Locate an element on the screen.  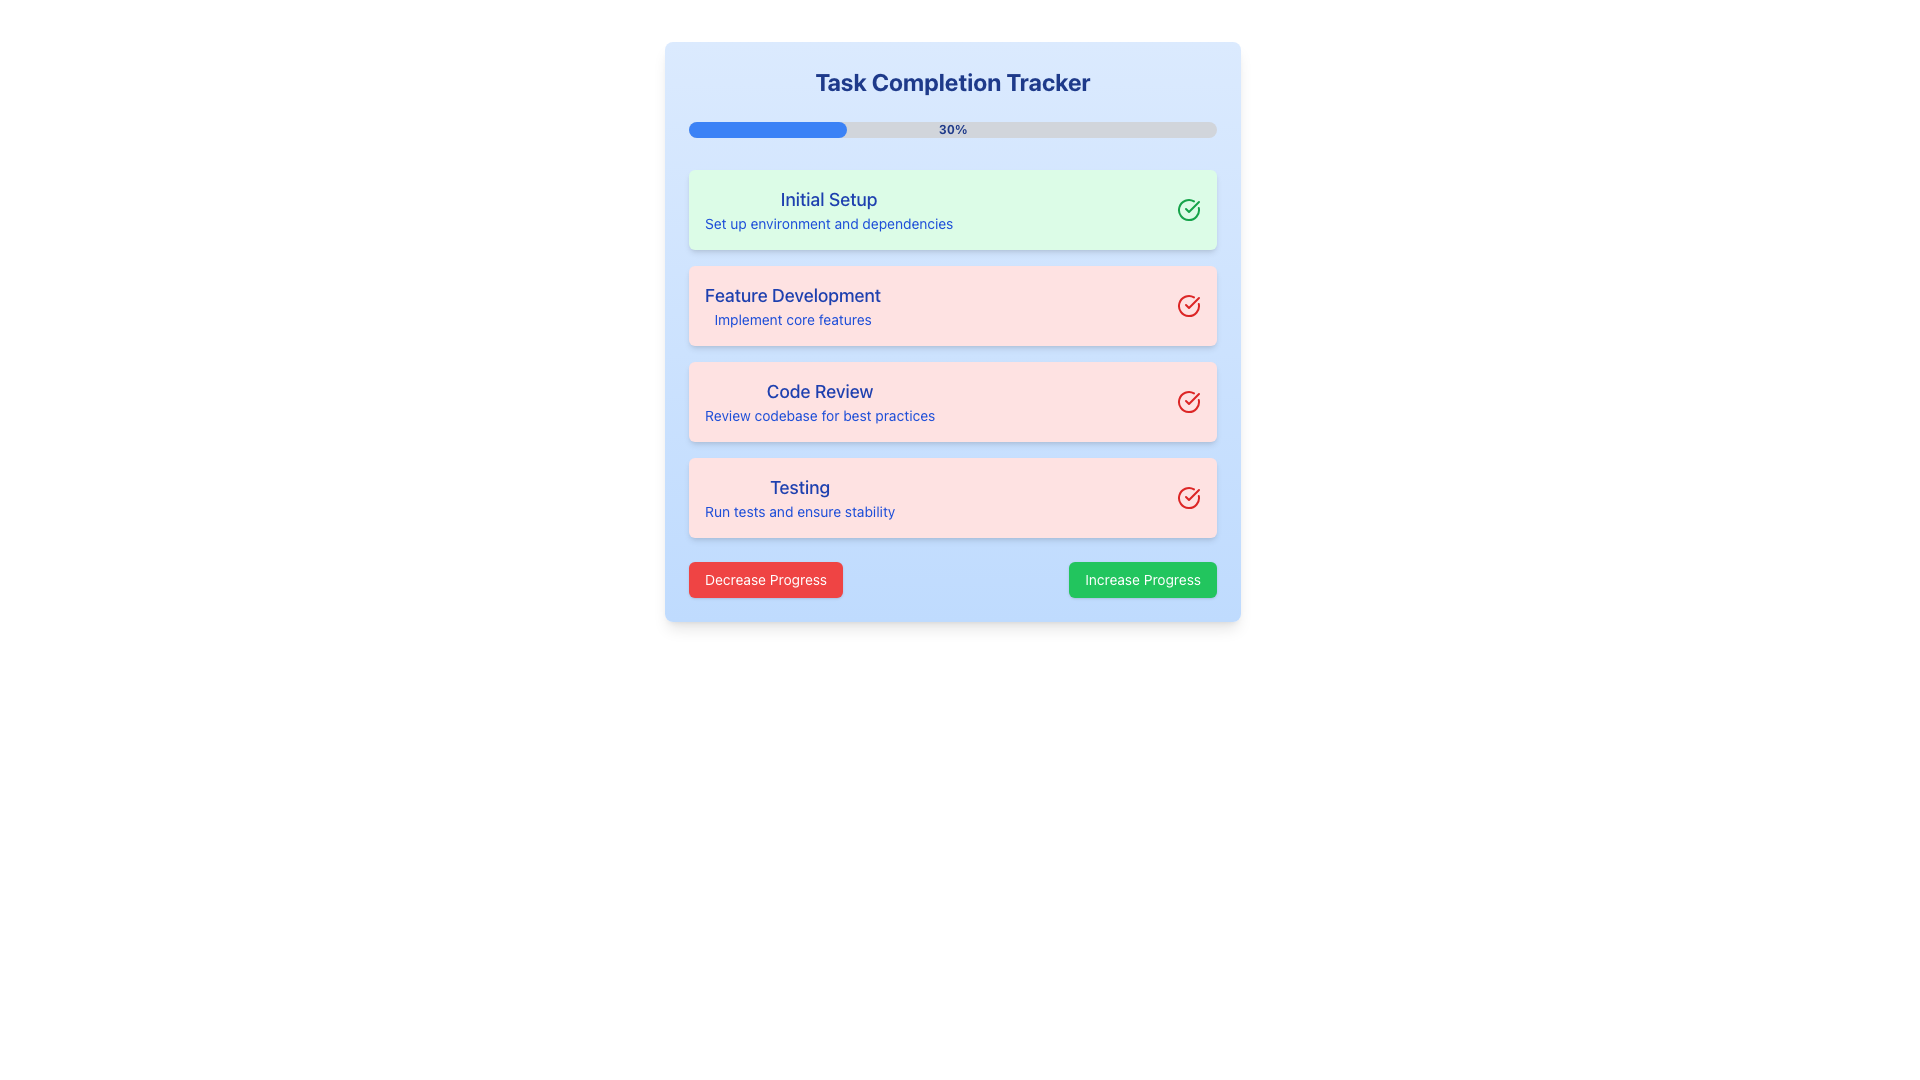
the red button labeled 'Decrease Progress' to change its appearance by triggering the hover effect is located at coordinates (765, 579).